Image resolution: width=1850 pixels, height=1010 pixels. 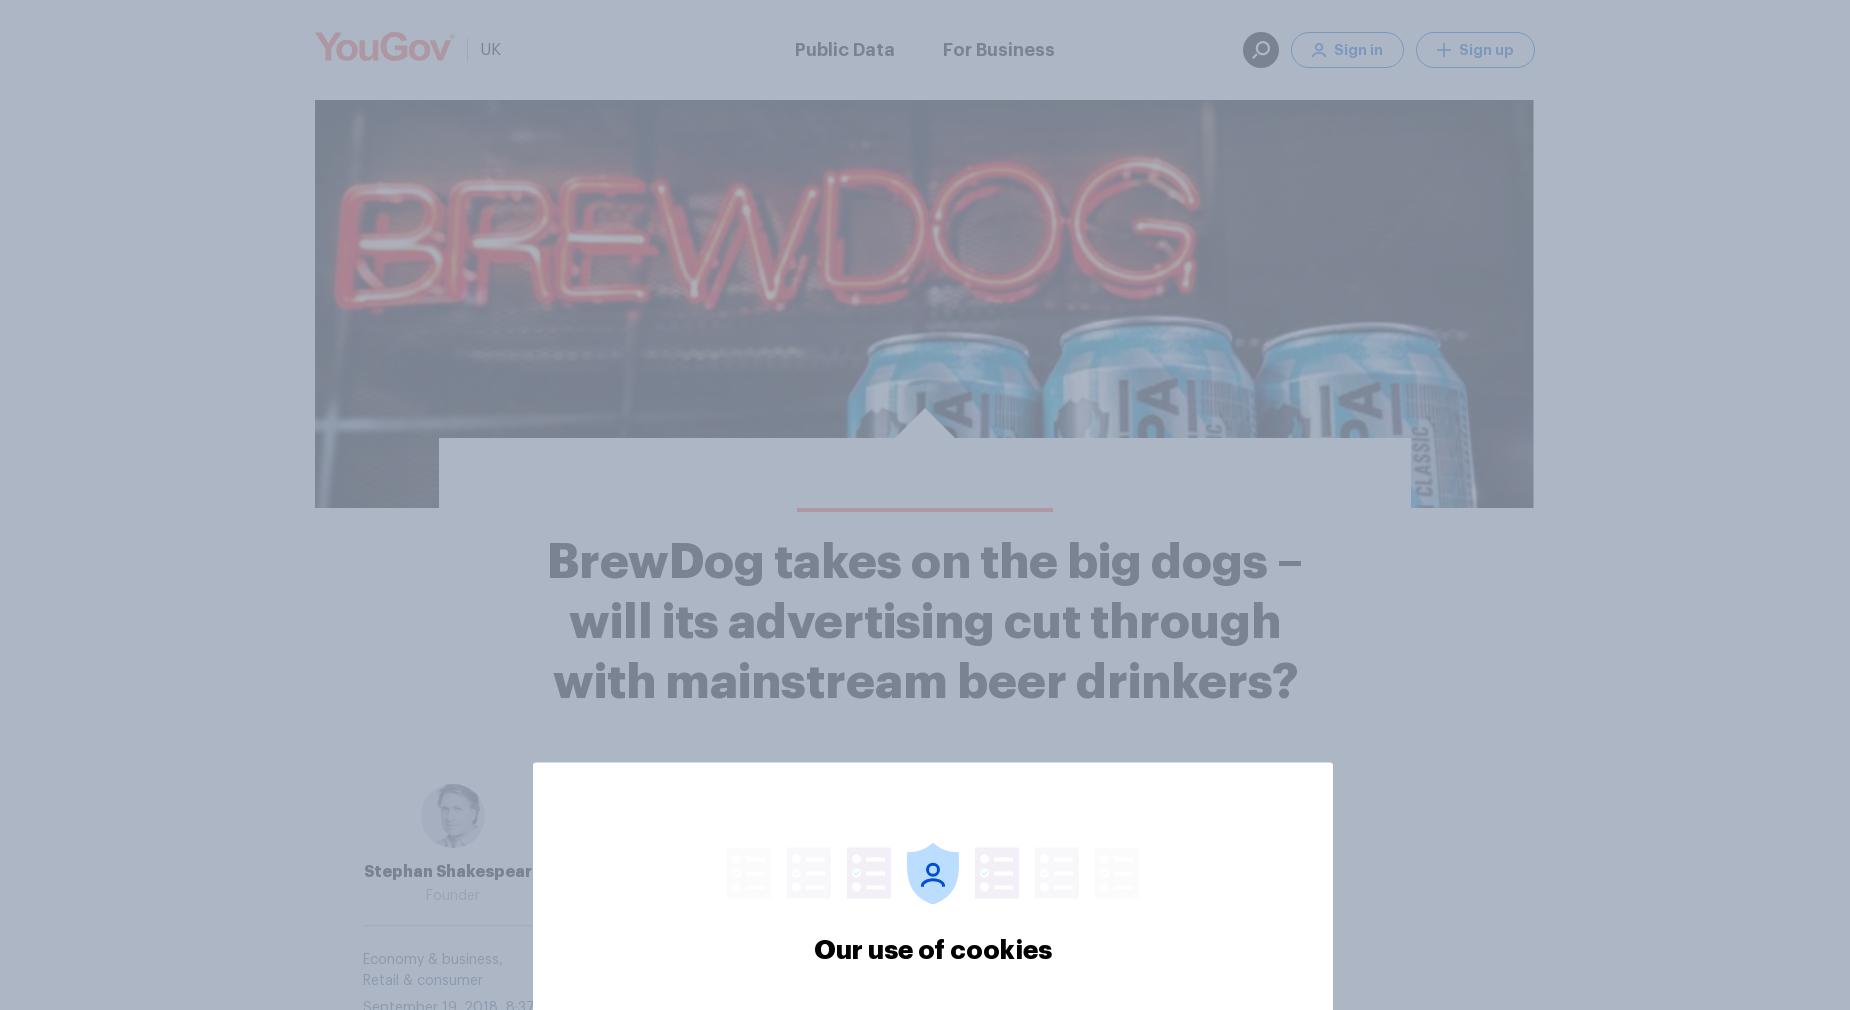 I want to click on 'UK', so click(x=490, y=48).